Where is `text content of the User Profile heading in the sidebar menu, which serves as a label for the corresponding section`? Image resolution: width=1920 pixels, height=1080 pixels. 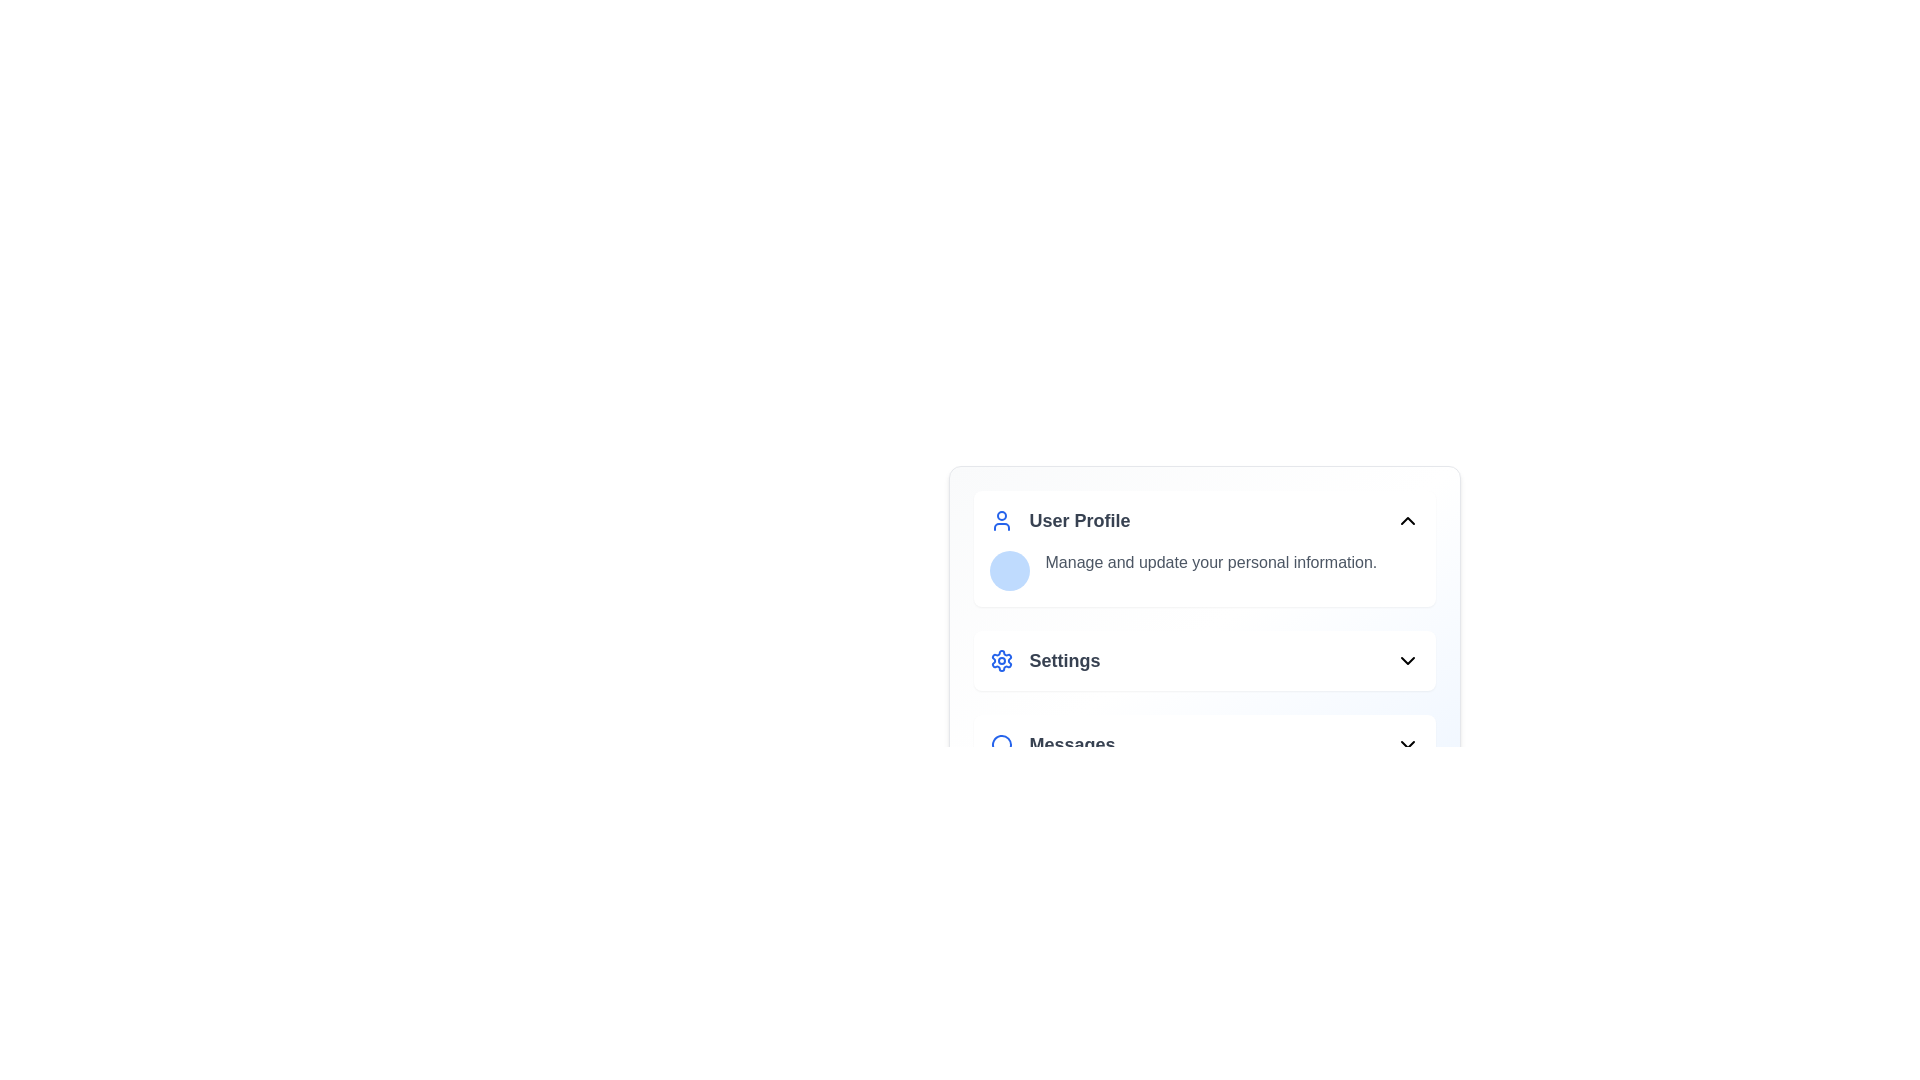
text content of the User Profile heading in the sidebar menu, which serves as a label for the corresponding section is located at coordinates (1079, 519).